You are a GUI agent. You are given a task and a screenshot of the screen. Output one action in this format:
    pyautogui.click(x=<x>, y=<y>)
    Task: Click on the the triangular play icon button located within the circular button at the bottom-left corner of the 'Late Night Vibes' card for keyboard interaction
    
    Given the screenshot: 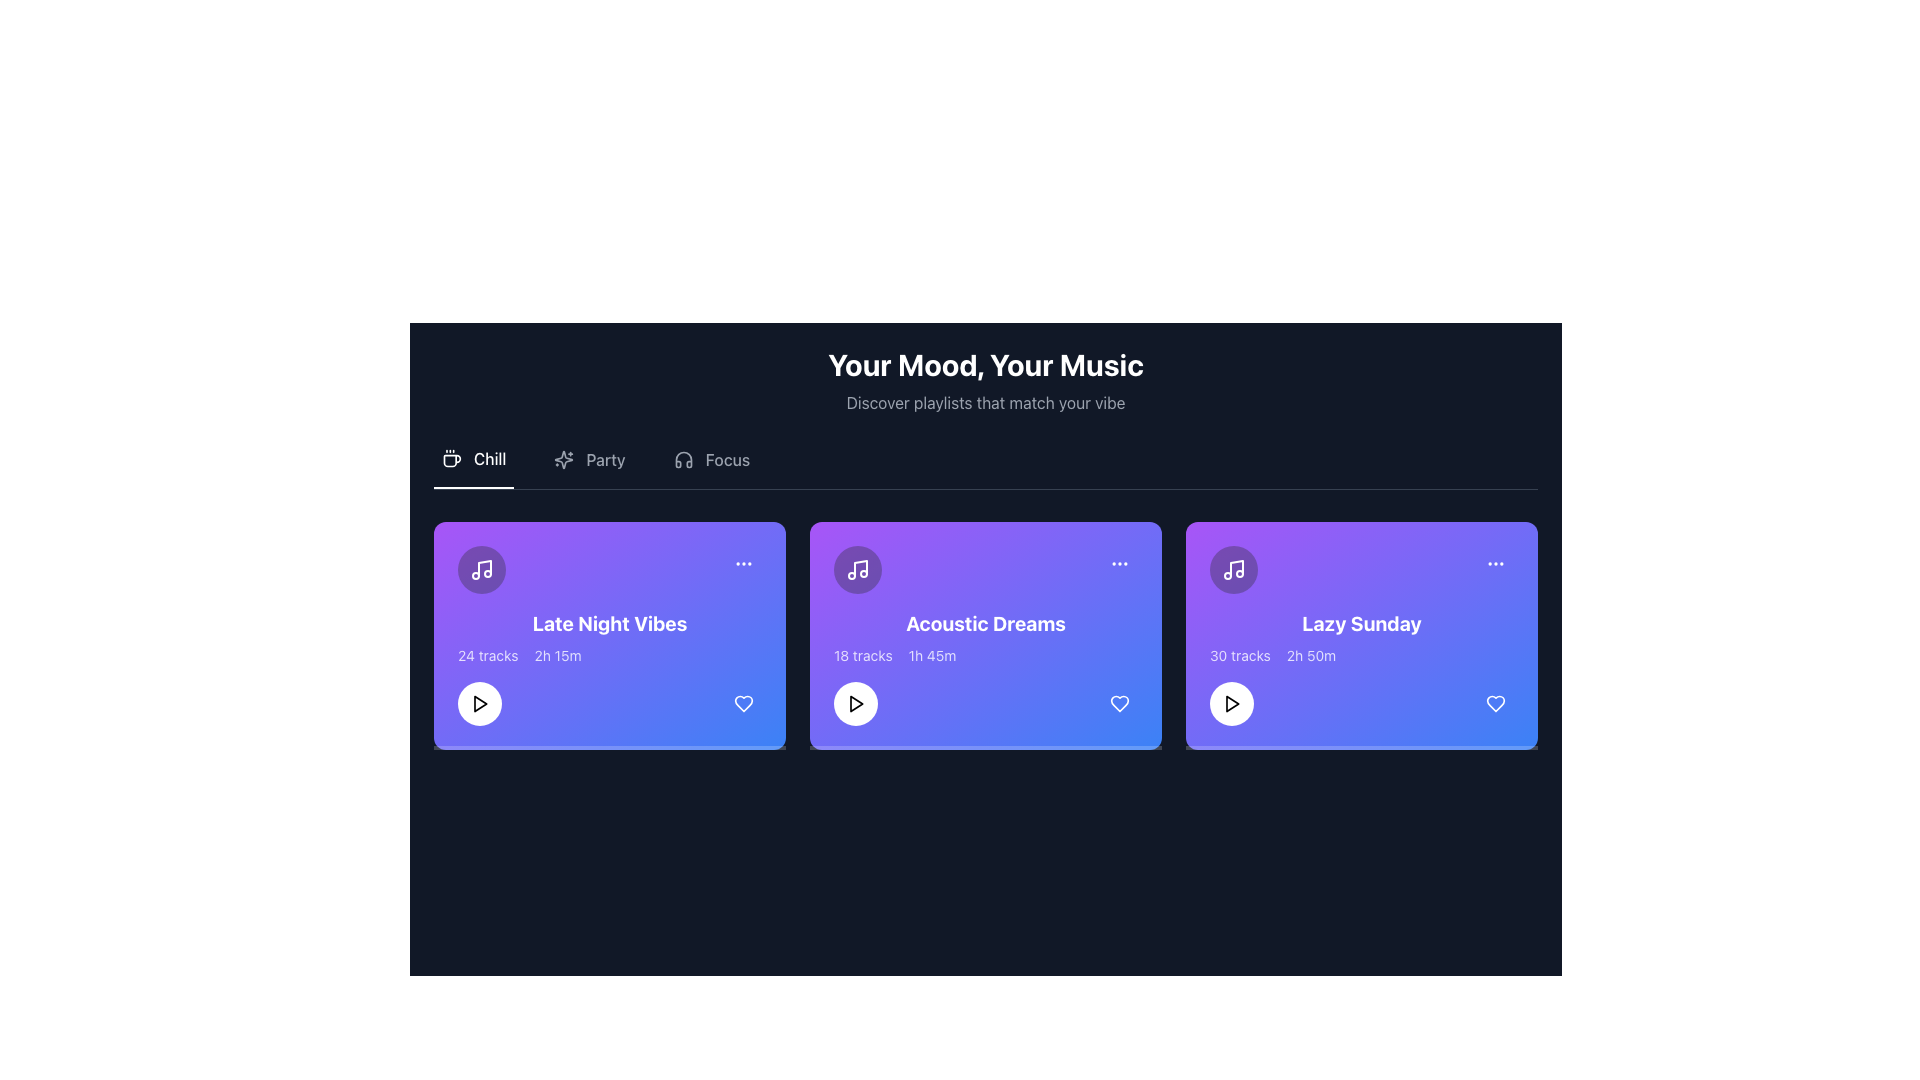 What is the action you would take?
    pyautogui.click(x=480, y=703)
    